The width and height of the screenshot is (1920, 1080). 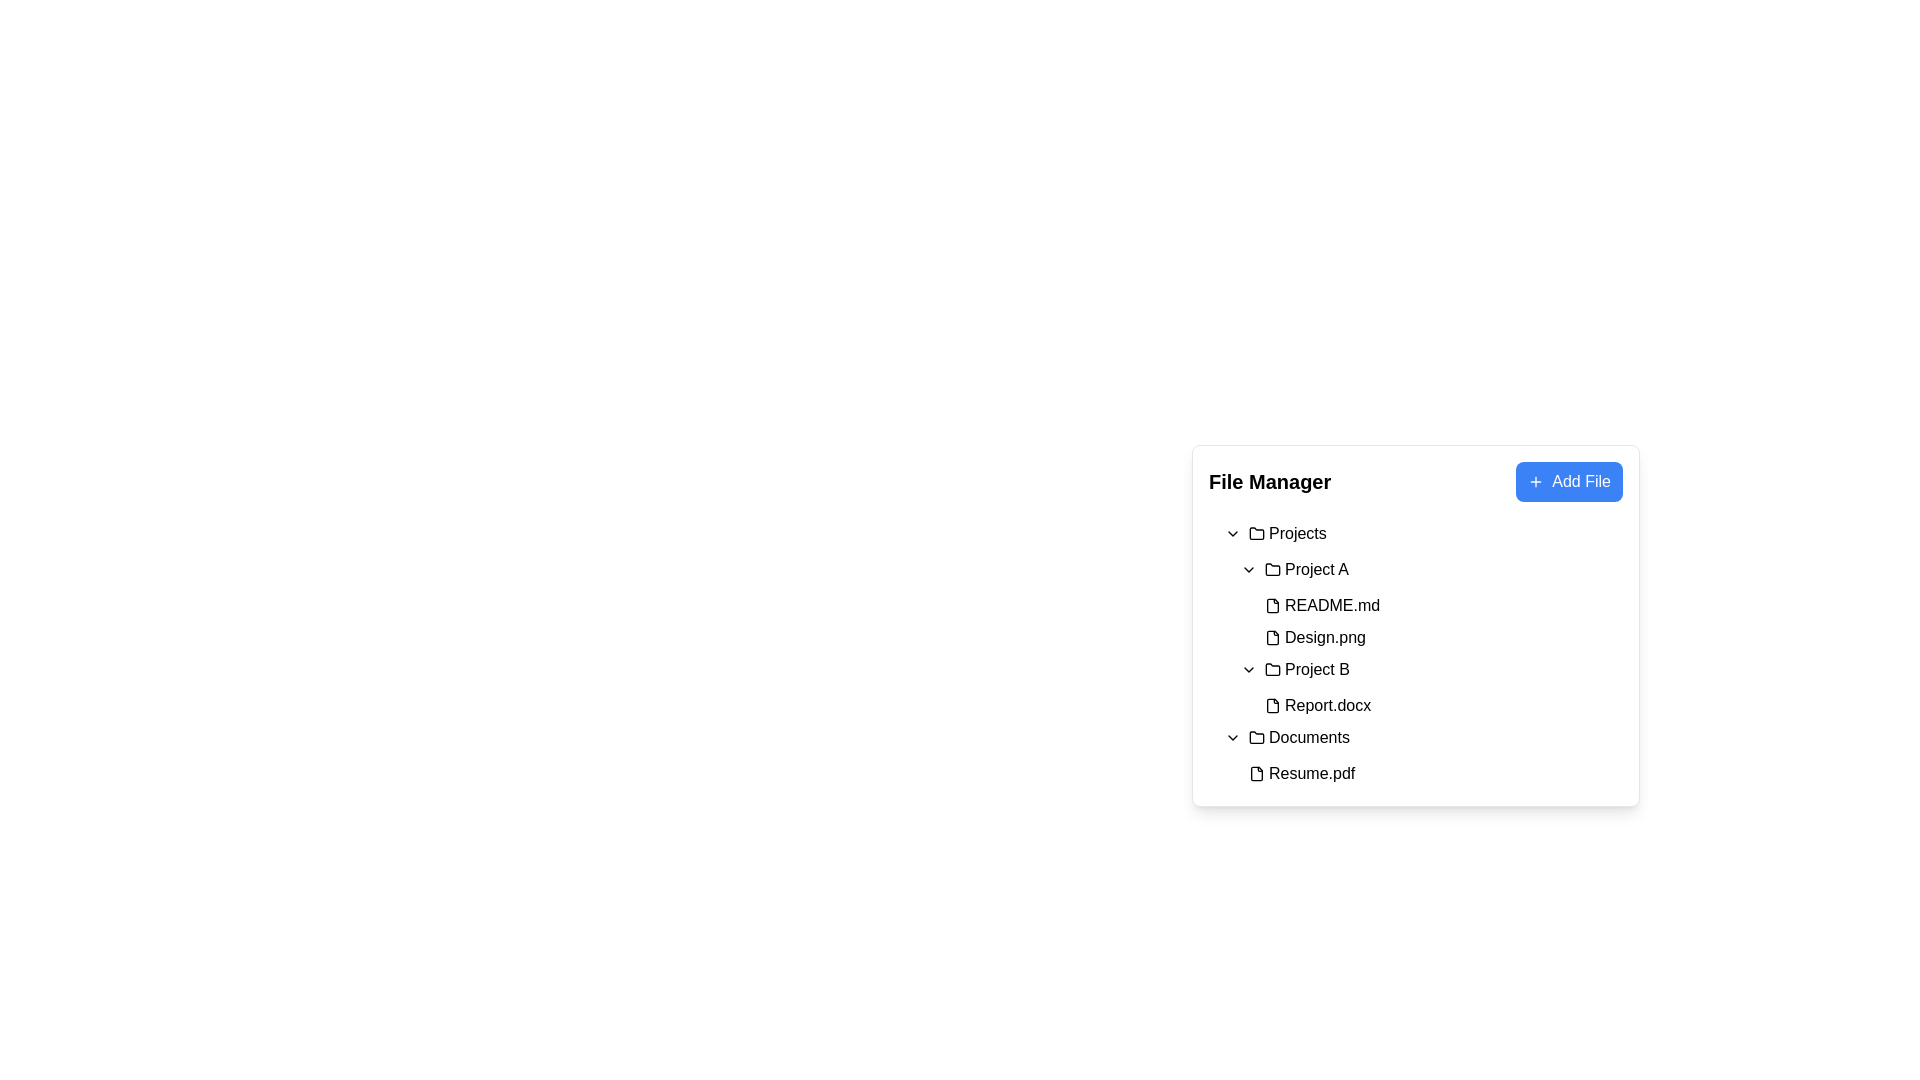 I want to click on the text label 'Projects' which is styled in plain text and located adjacent to a folder icon in the file manager interface, so click(x=1297, y=532).